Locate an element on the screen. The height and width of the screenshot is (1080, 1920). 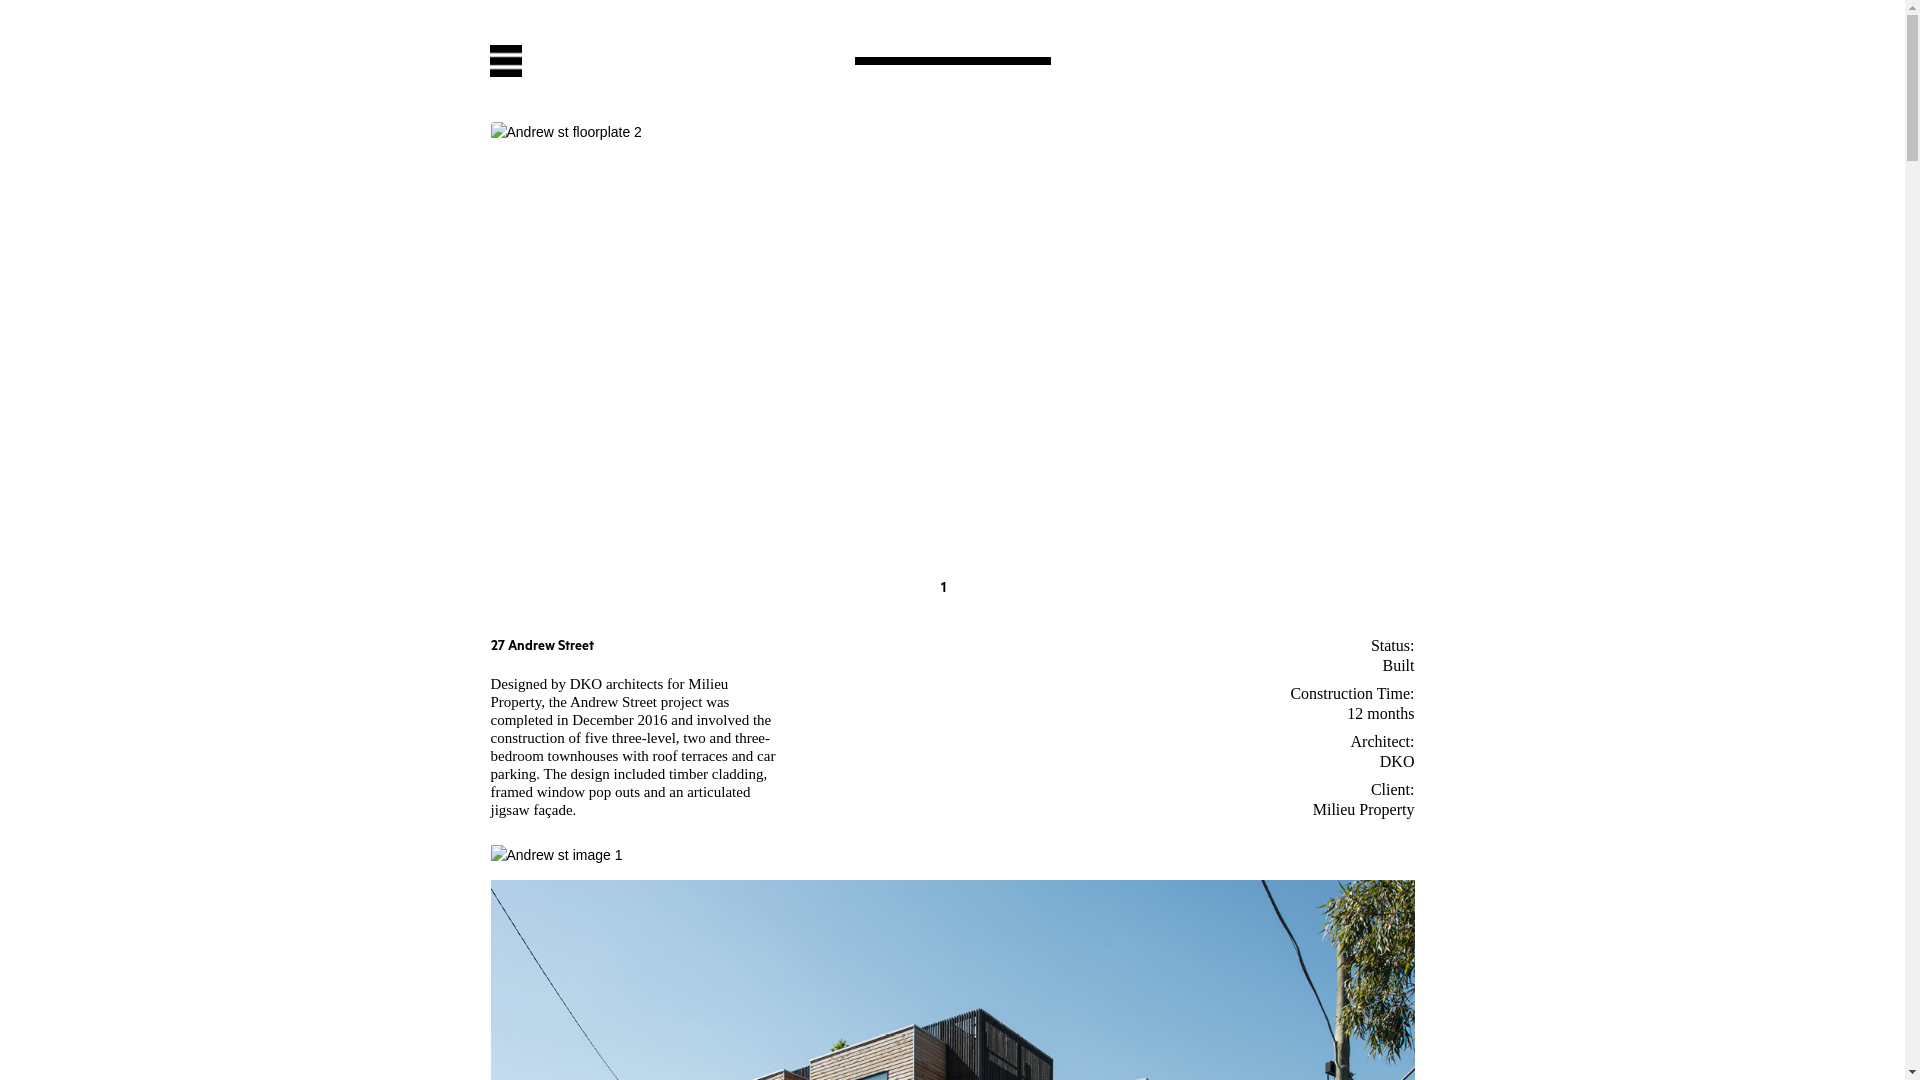
'1' is located at coordinates (936, 588).